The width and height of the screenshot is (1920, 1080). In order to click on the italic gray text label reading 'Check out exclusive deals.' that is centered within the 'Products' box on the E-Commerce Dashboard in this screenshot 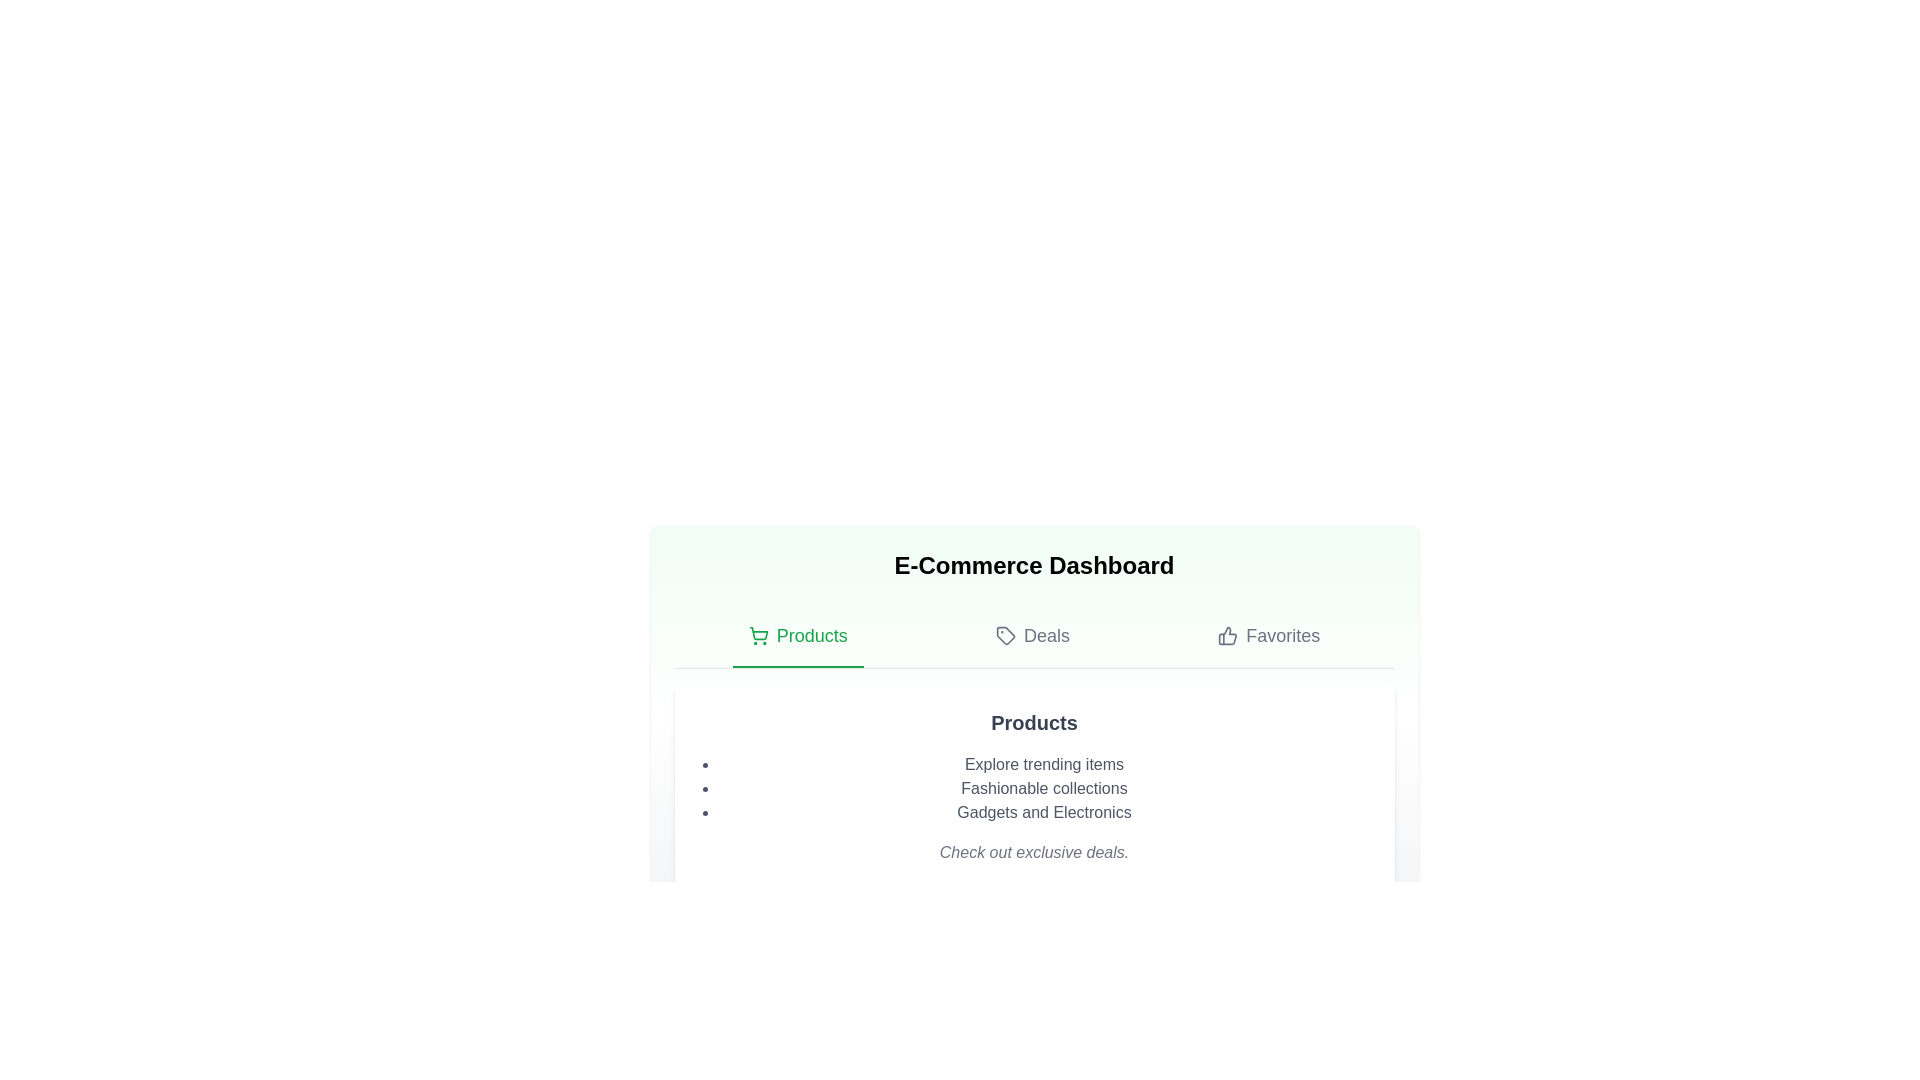, I will do `click(1034, 852)`.